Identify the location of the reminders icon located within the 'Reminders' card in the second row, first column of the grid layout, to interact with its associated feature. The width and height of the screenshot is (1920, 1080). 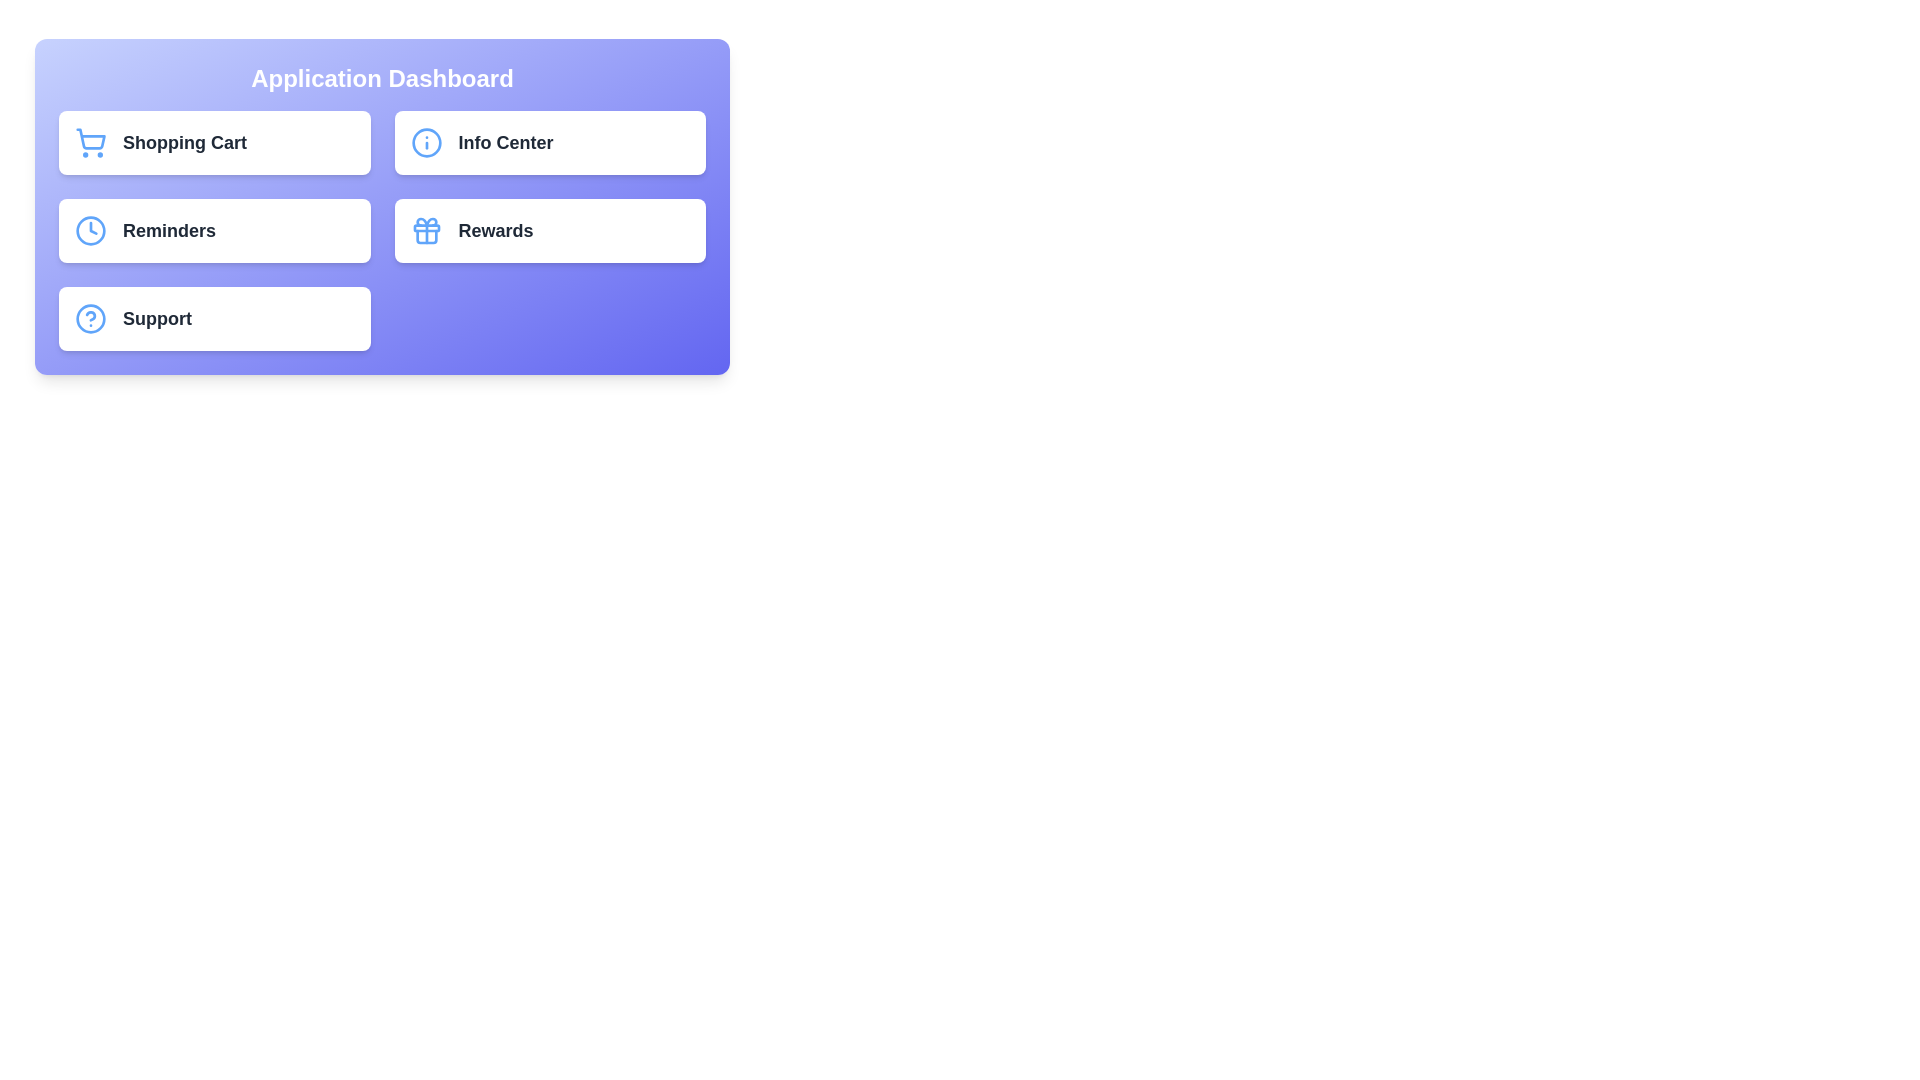
(90, 230).